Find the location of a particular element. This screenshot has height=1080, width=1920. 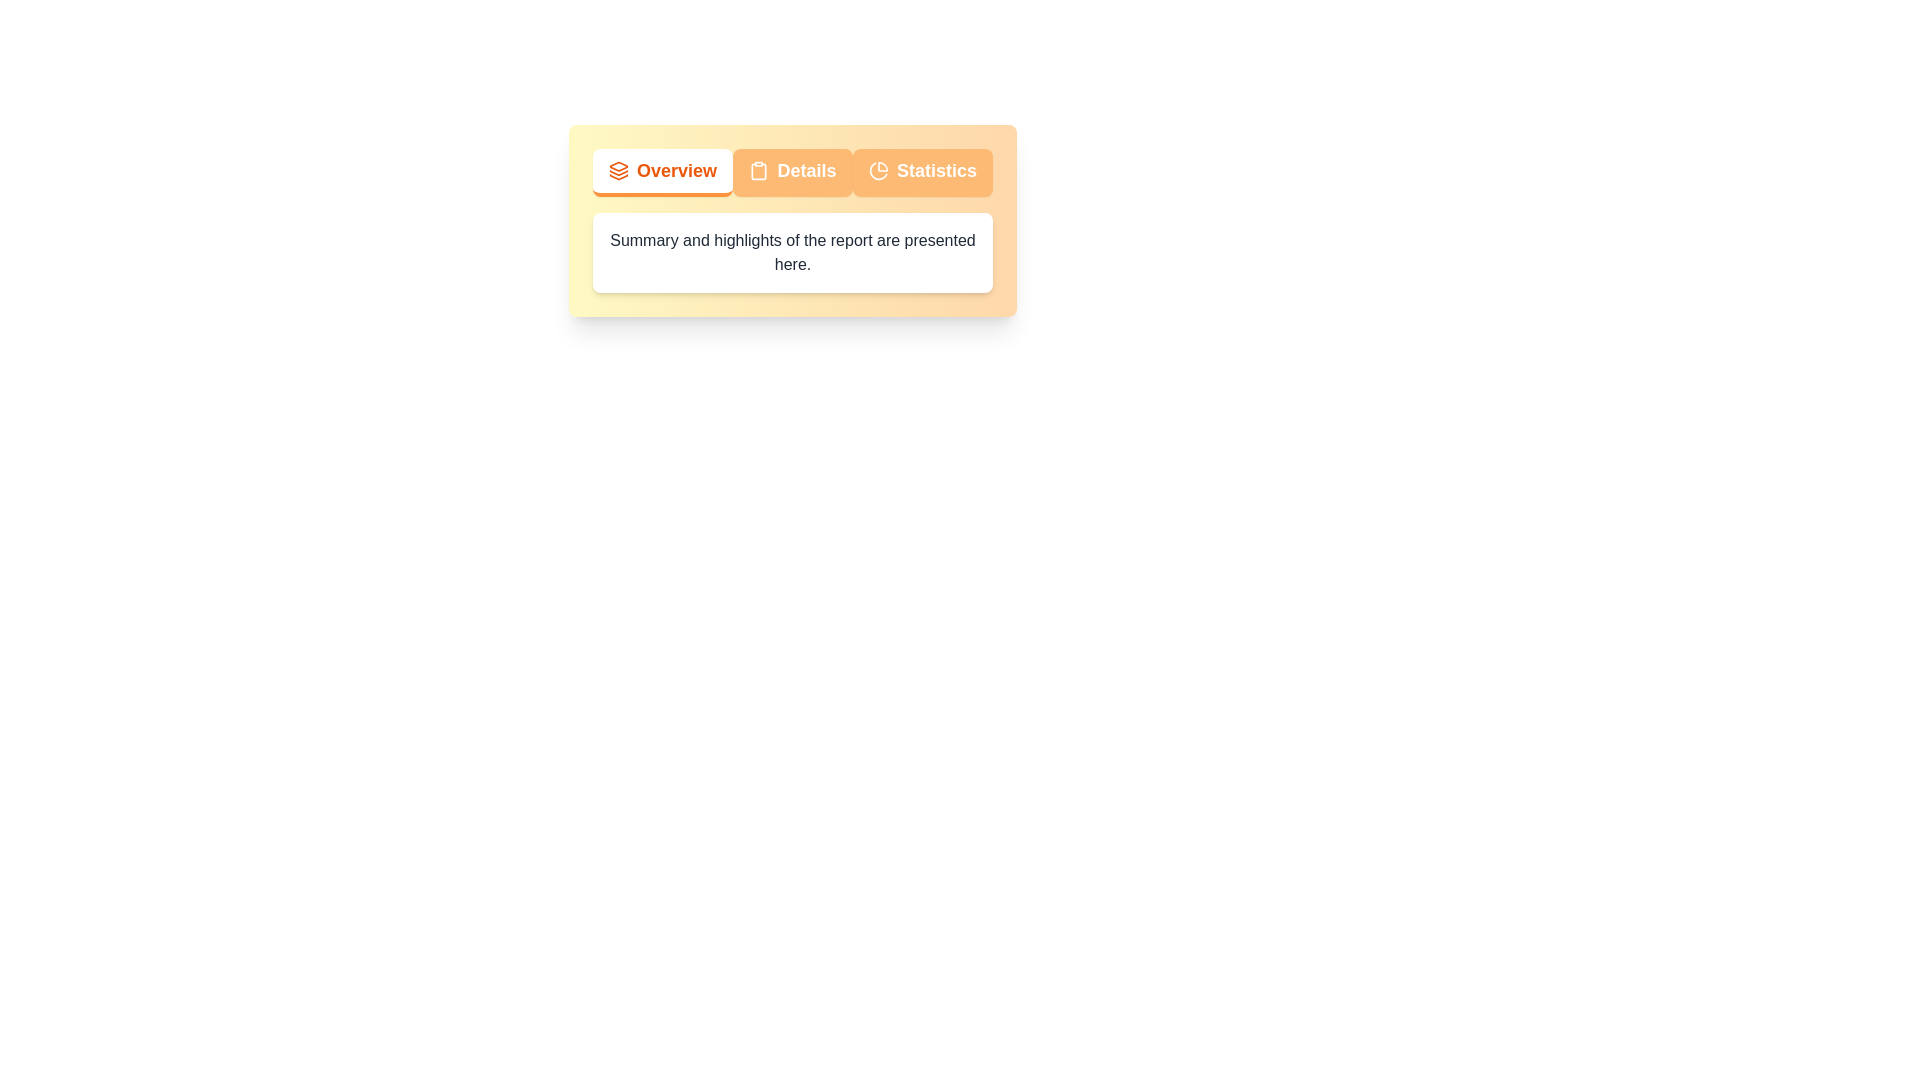

the 'Details' tab icon within the navigation menu, which represents the section's theme is located at coordinates (758, 170).